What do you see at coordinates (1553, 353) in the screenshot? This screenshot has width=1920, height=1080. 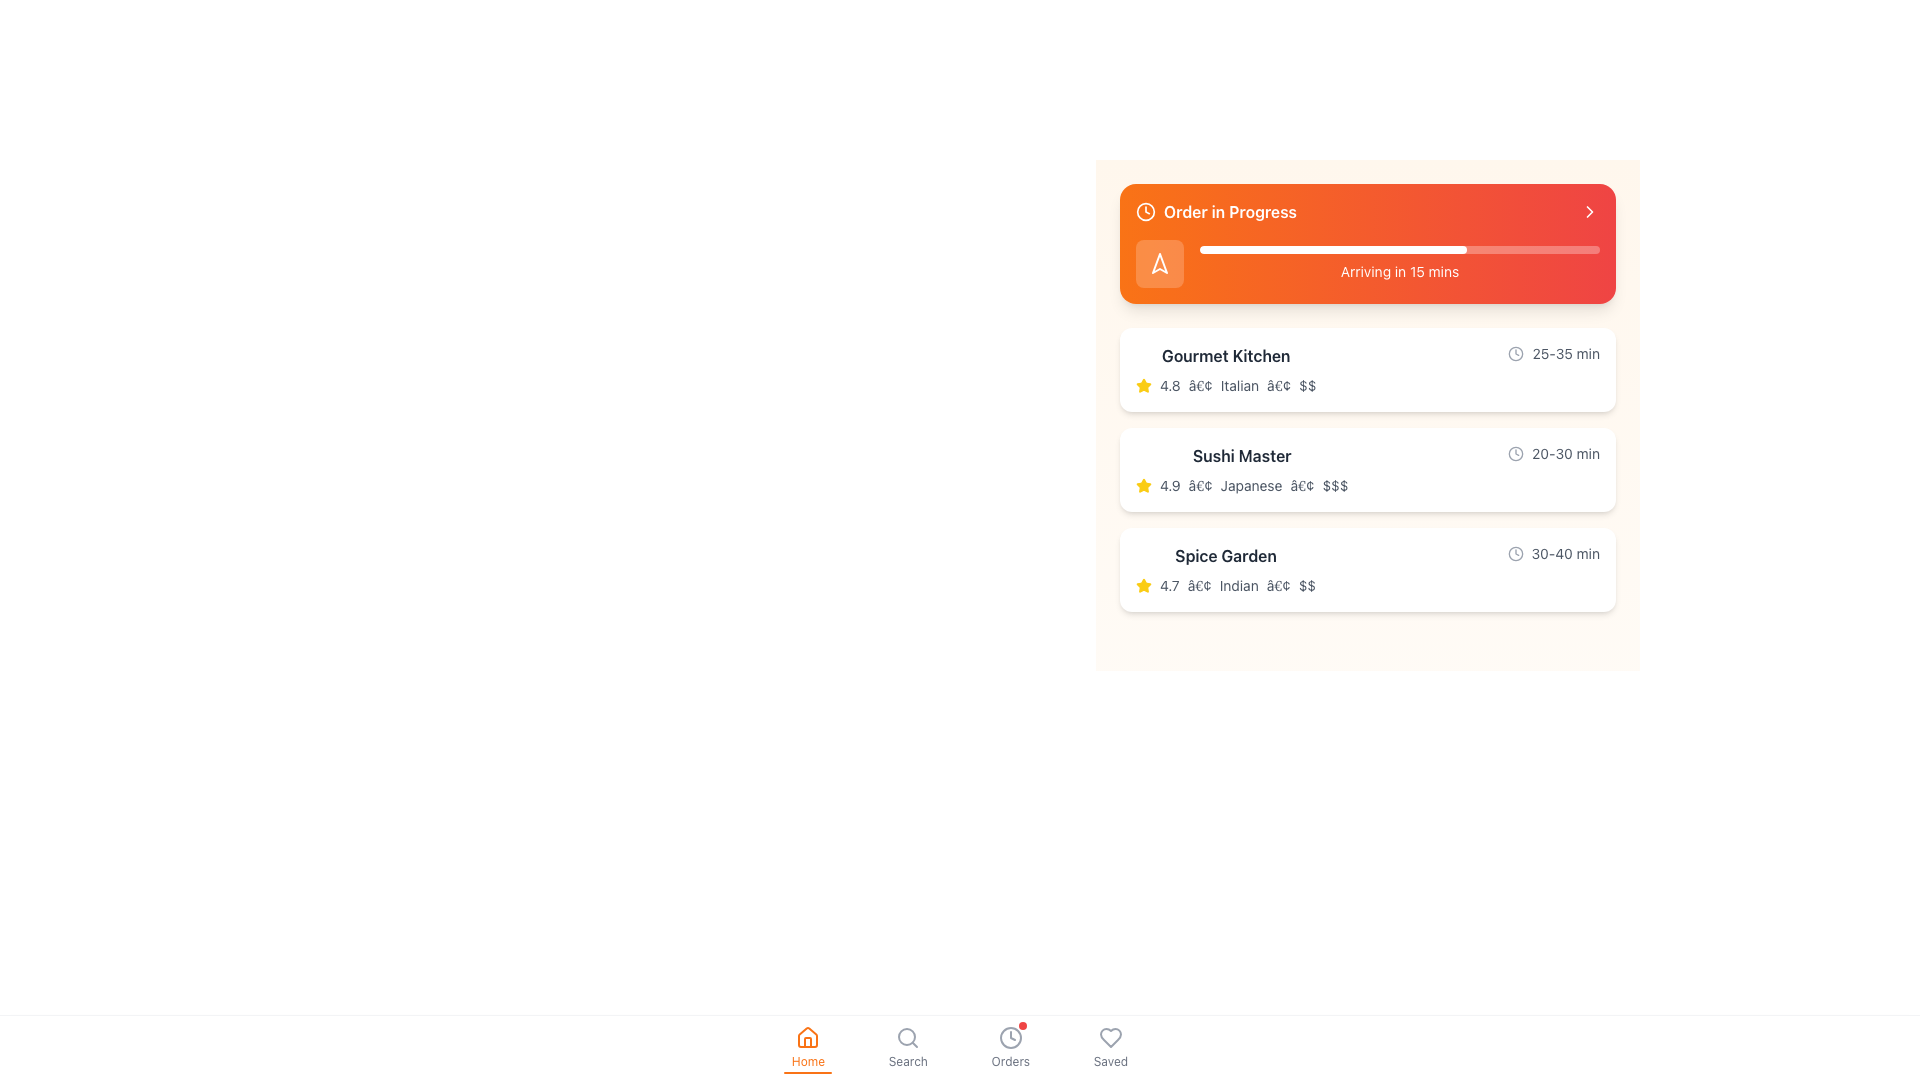 I see `the text label that provides information about the estimated delivery time of the 'Gourmet Kitchen' restaurant, located on the right side of the 'Gourmet Kitchen' section` at bounding box center [1553, 353].